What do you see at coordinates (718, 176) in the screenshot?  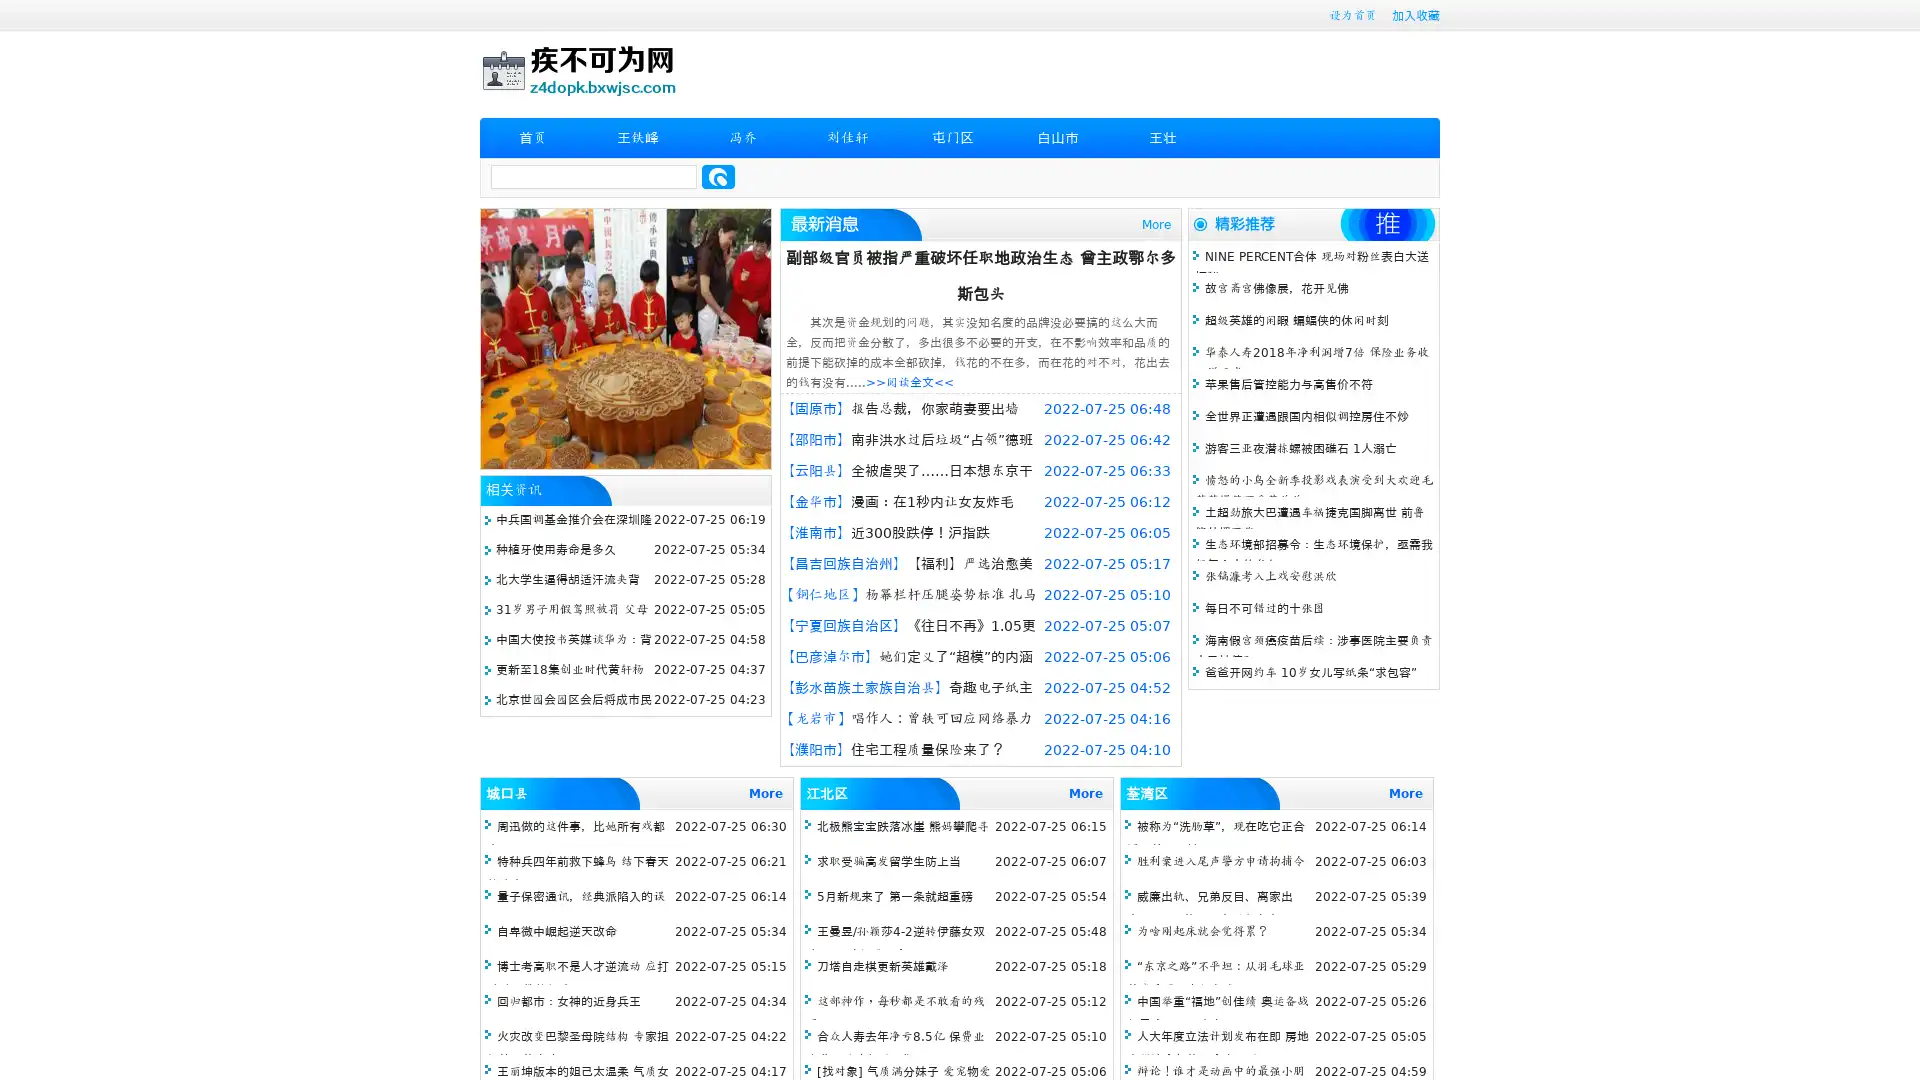 I see `Search` at bounding box center [718, 176].